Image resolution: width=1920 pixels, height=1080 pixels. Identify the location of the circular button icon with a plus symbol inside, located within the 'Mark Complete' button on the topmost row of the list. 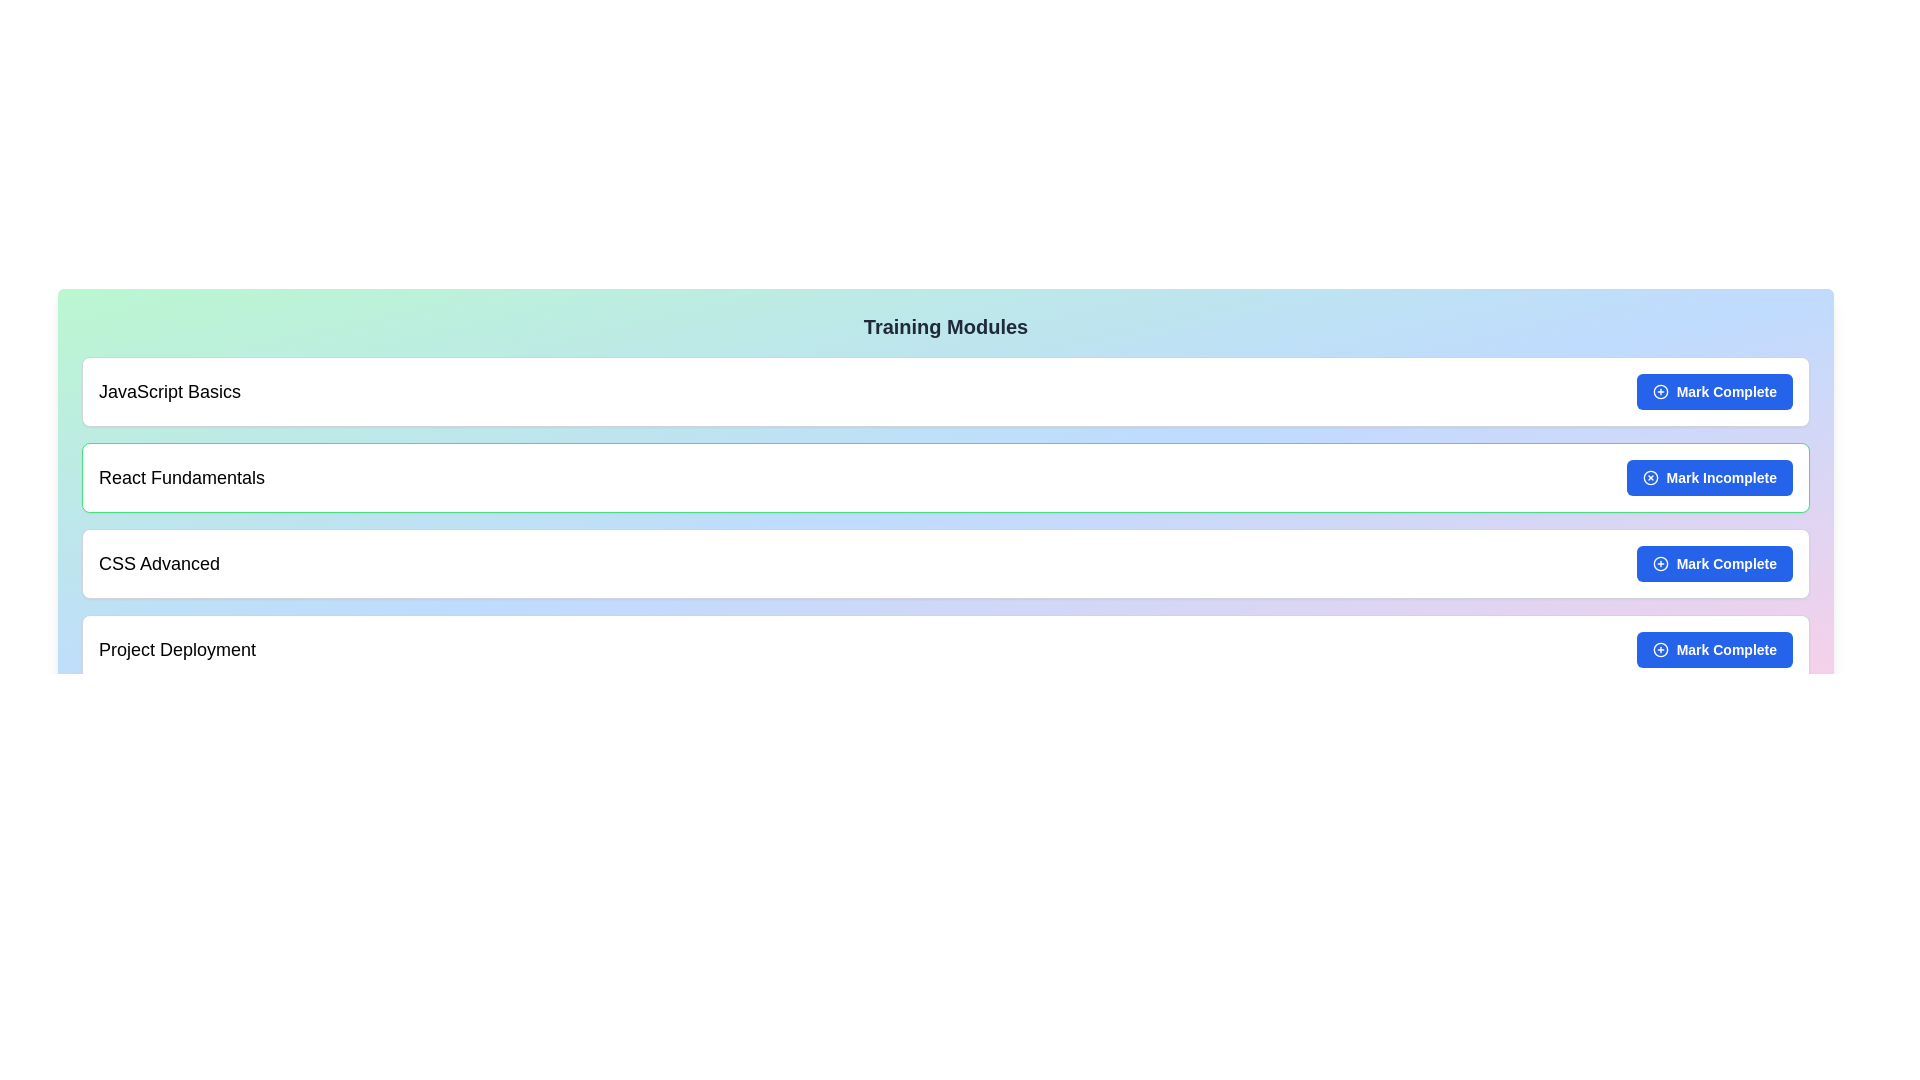
(1660, 392).